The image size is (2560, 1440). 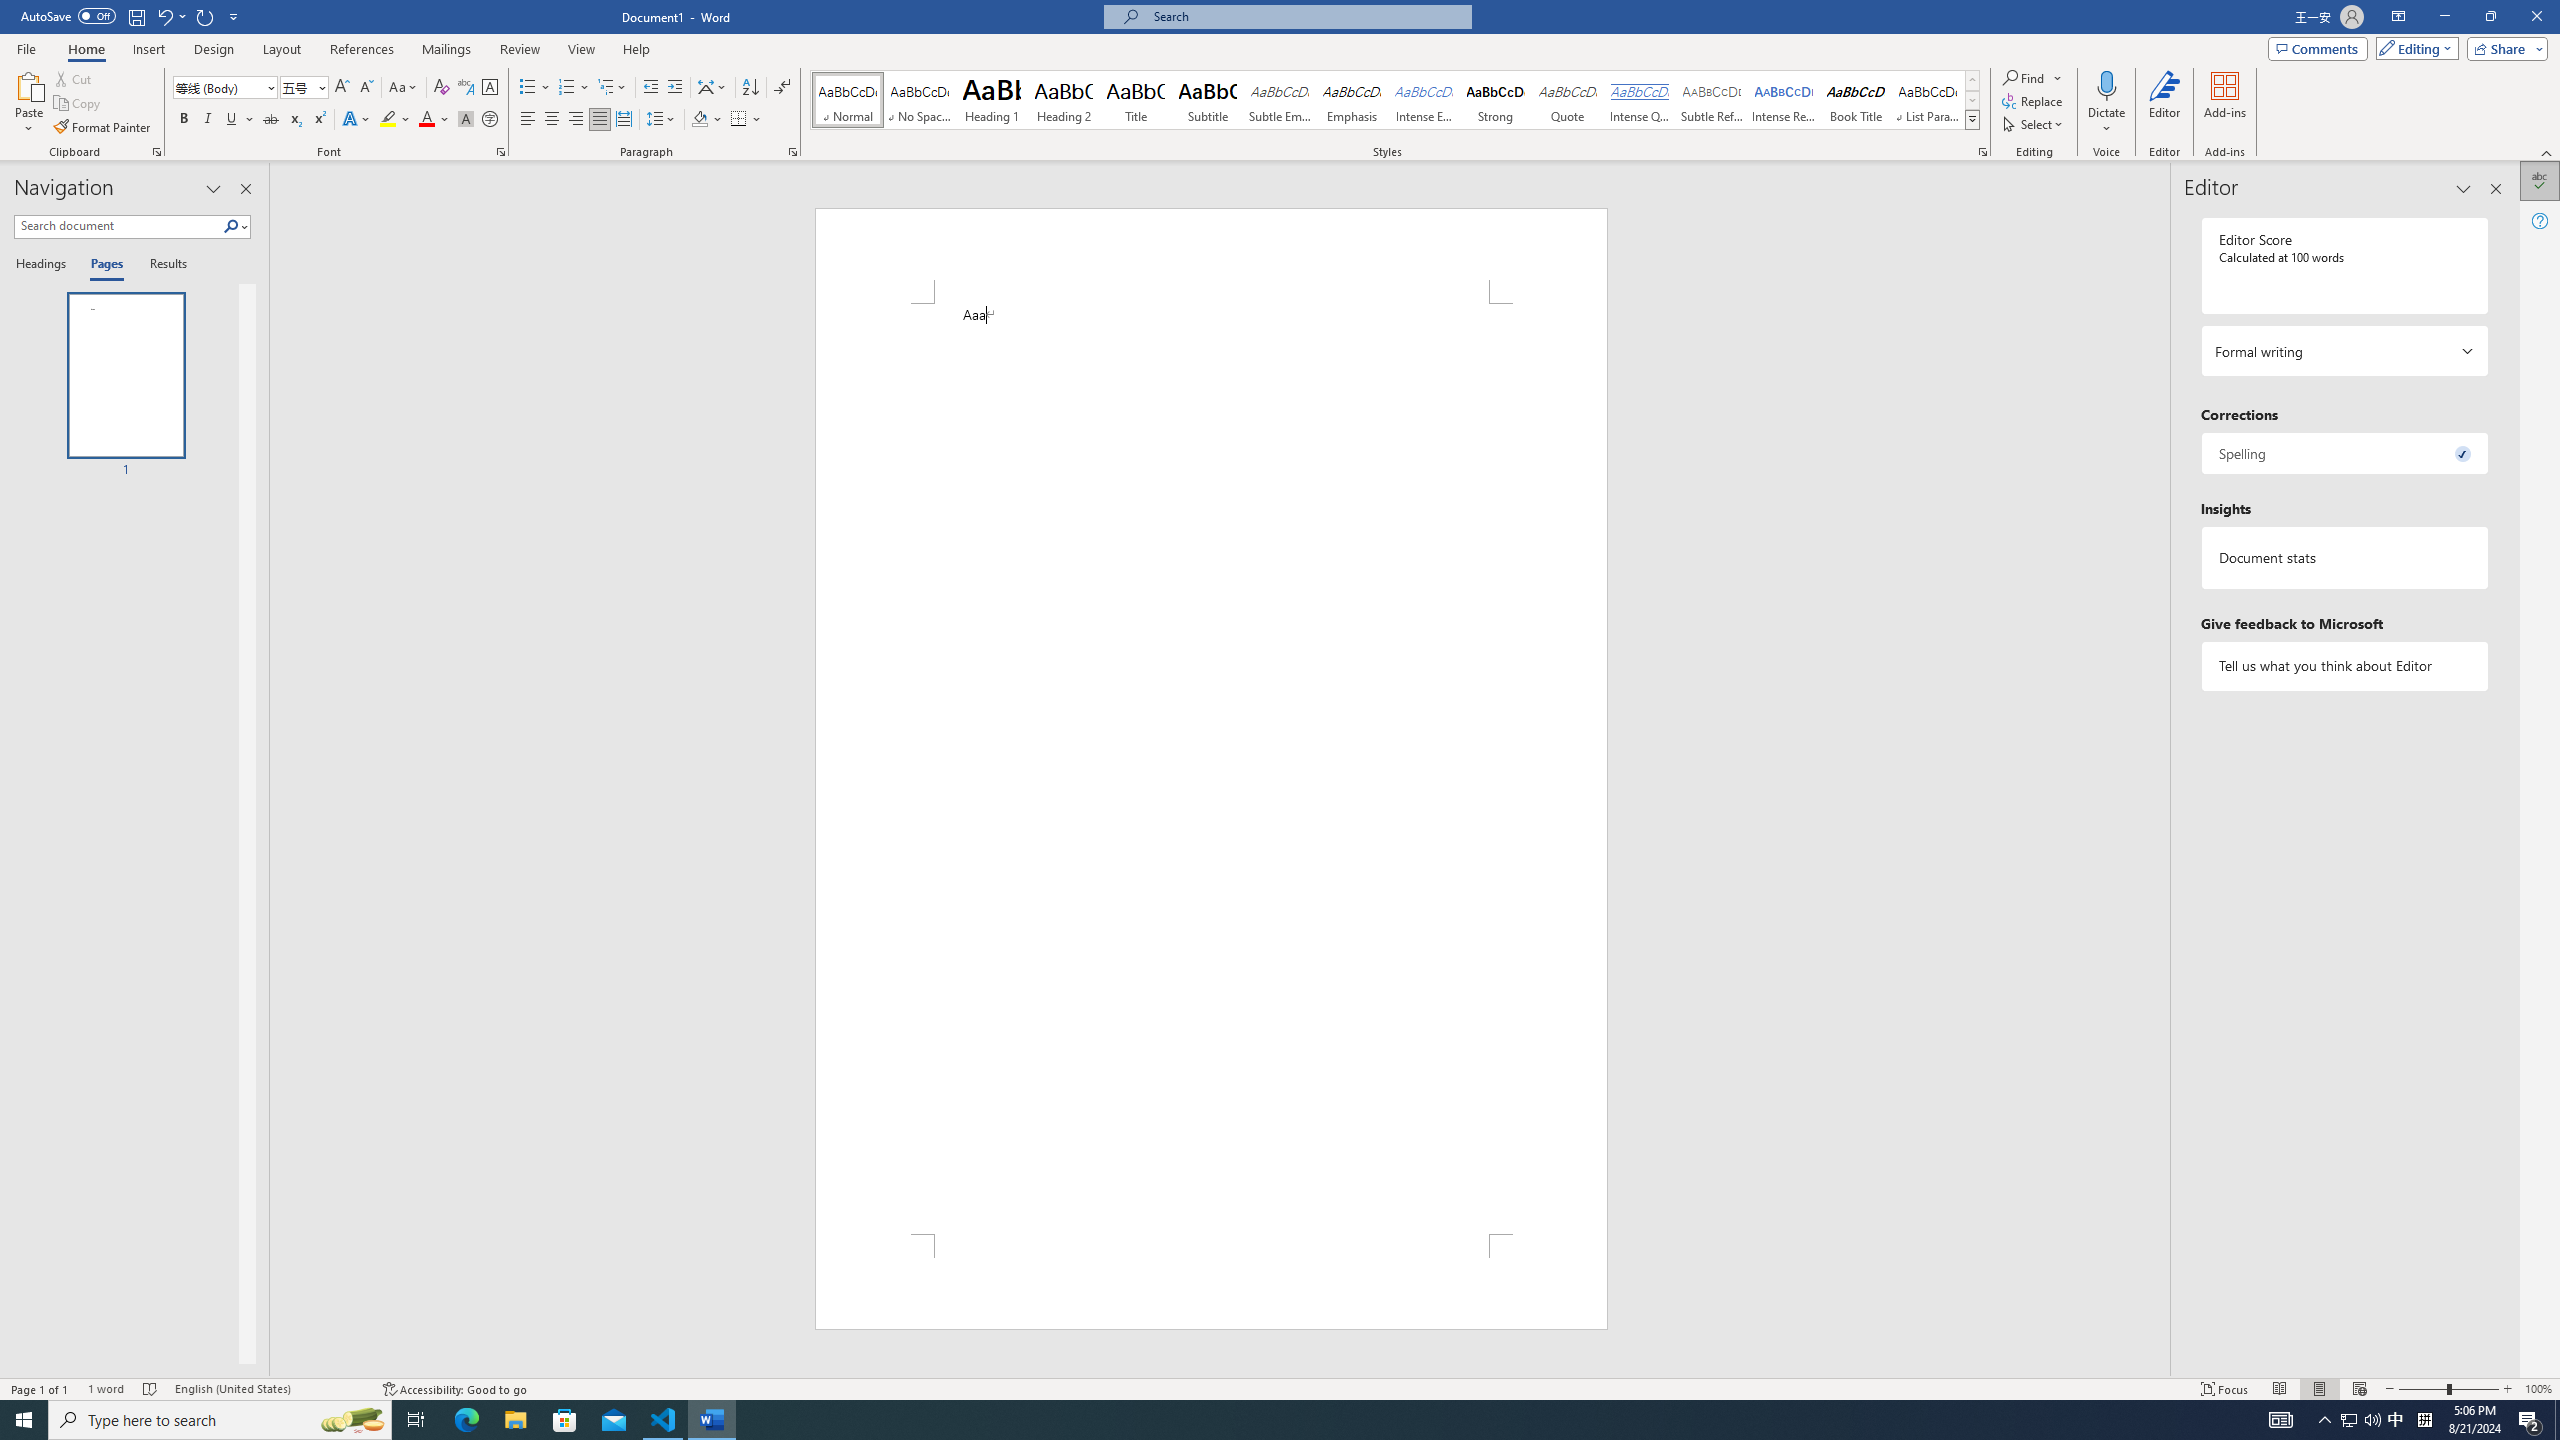 What do you see at coordinates (2225, 1389) in the screenshot?
I see `'Focus '` at bounding box center [2225, 1389].